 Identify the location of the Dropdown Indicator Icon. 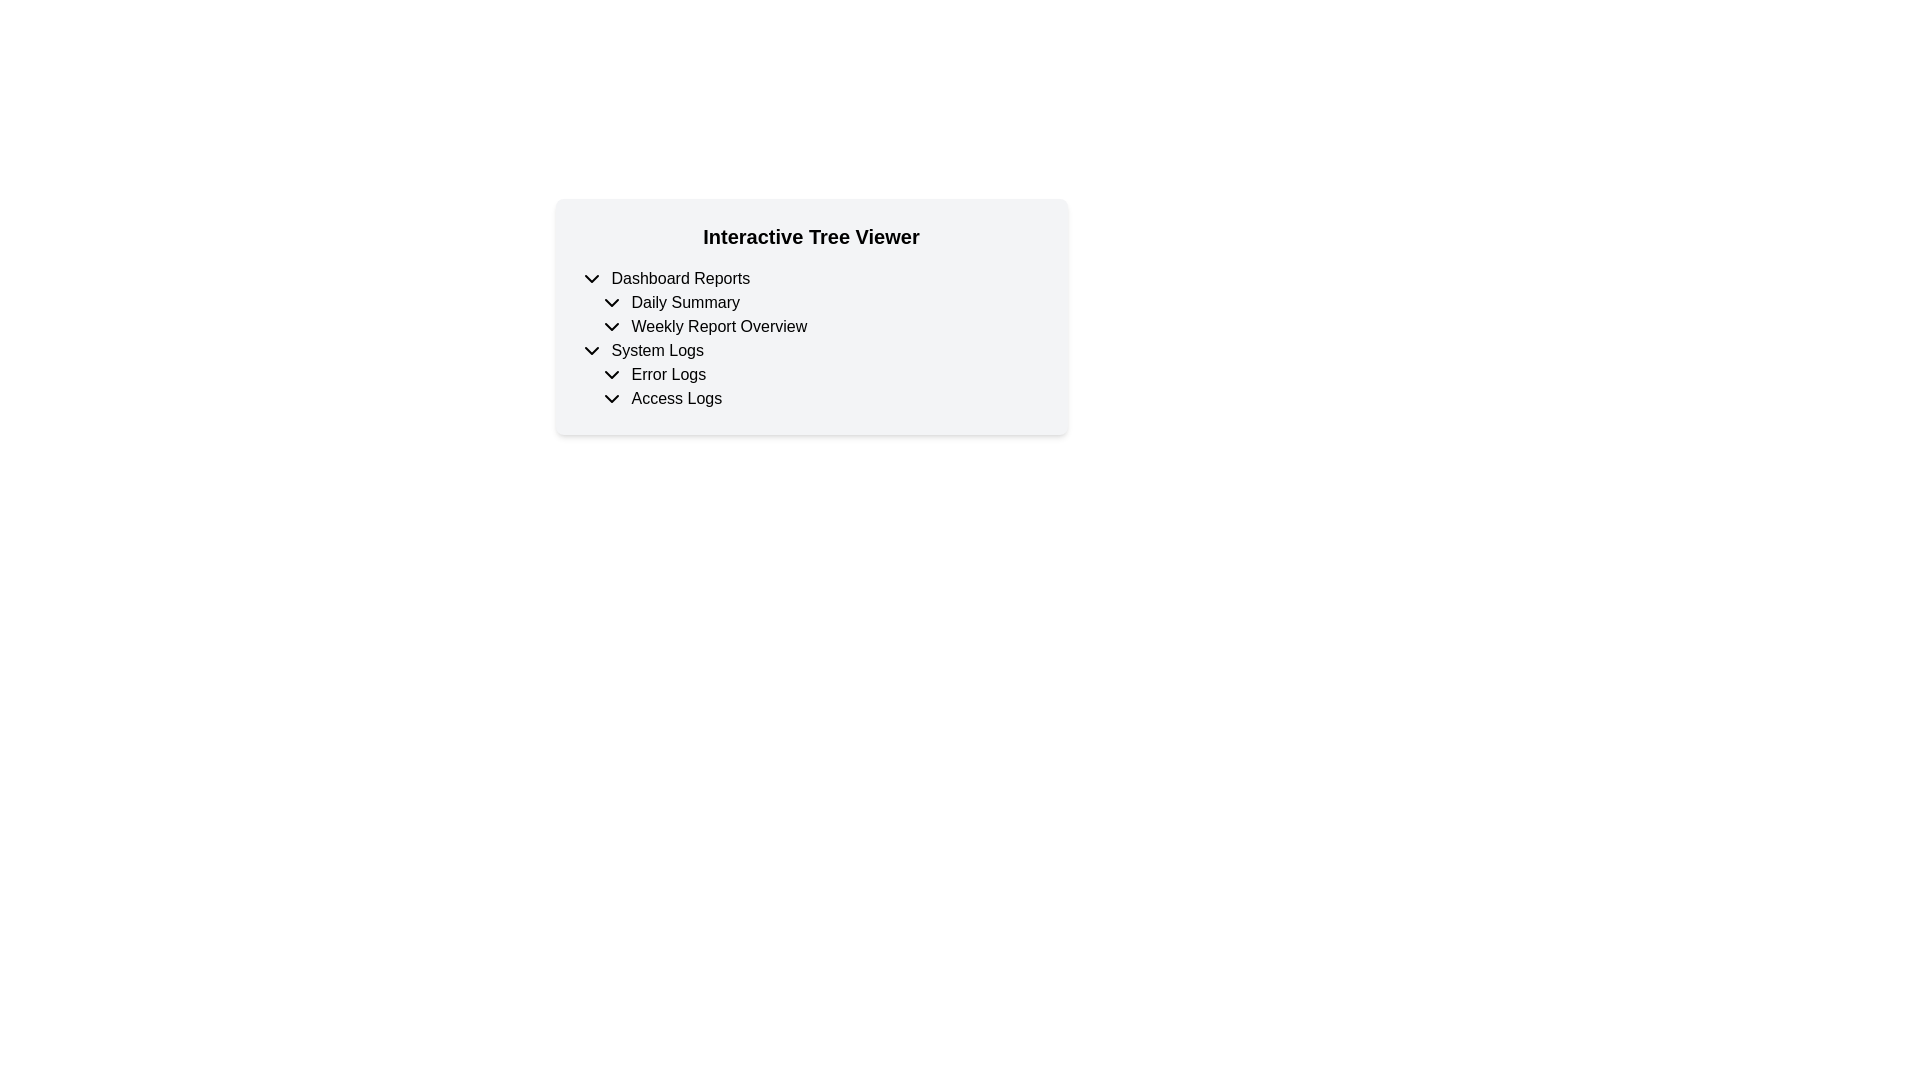
(610, 398).